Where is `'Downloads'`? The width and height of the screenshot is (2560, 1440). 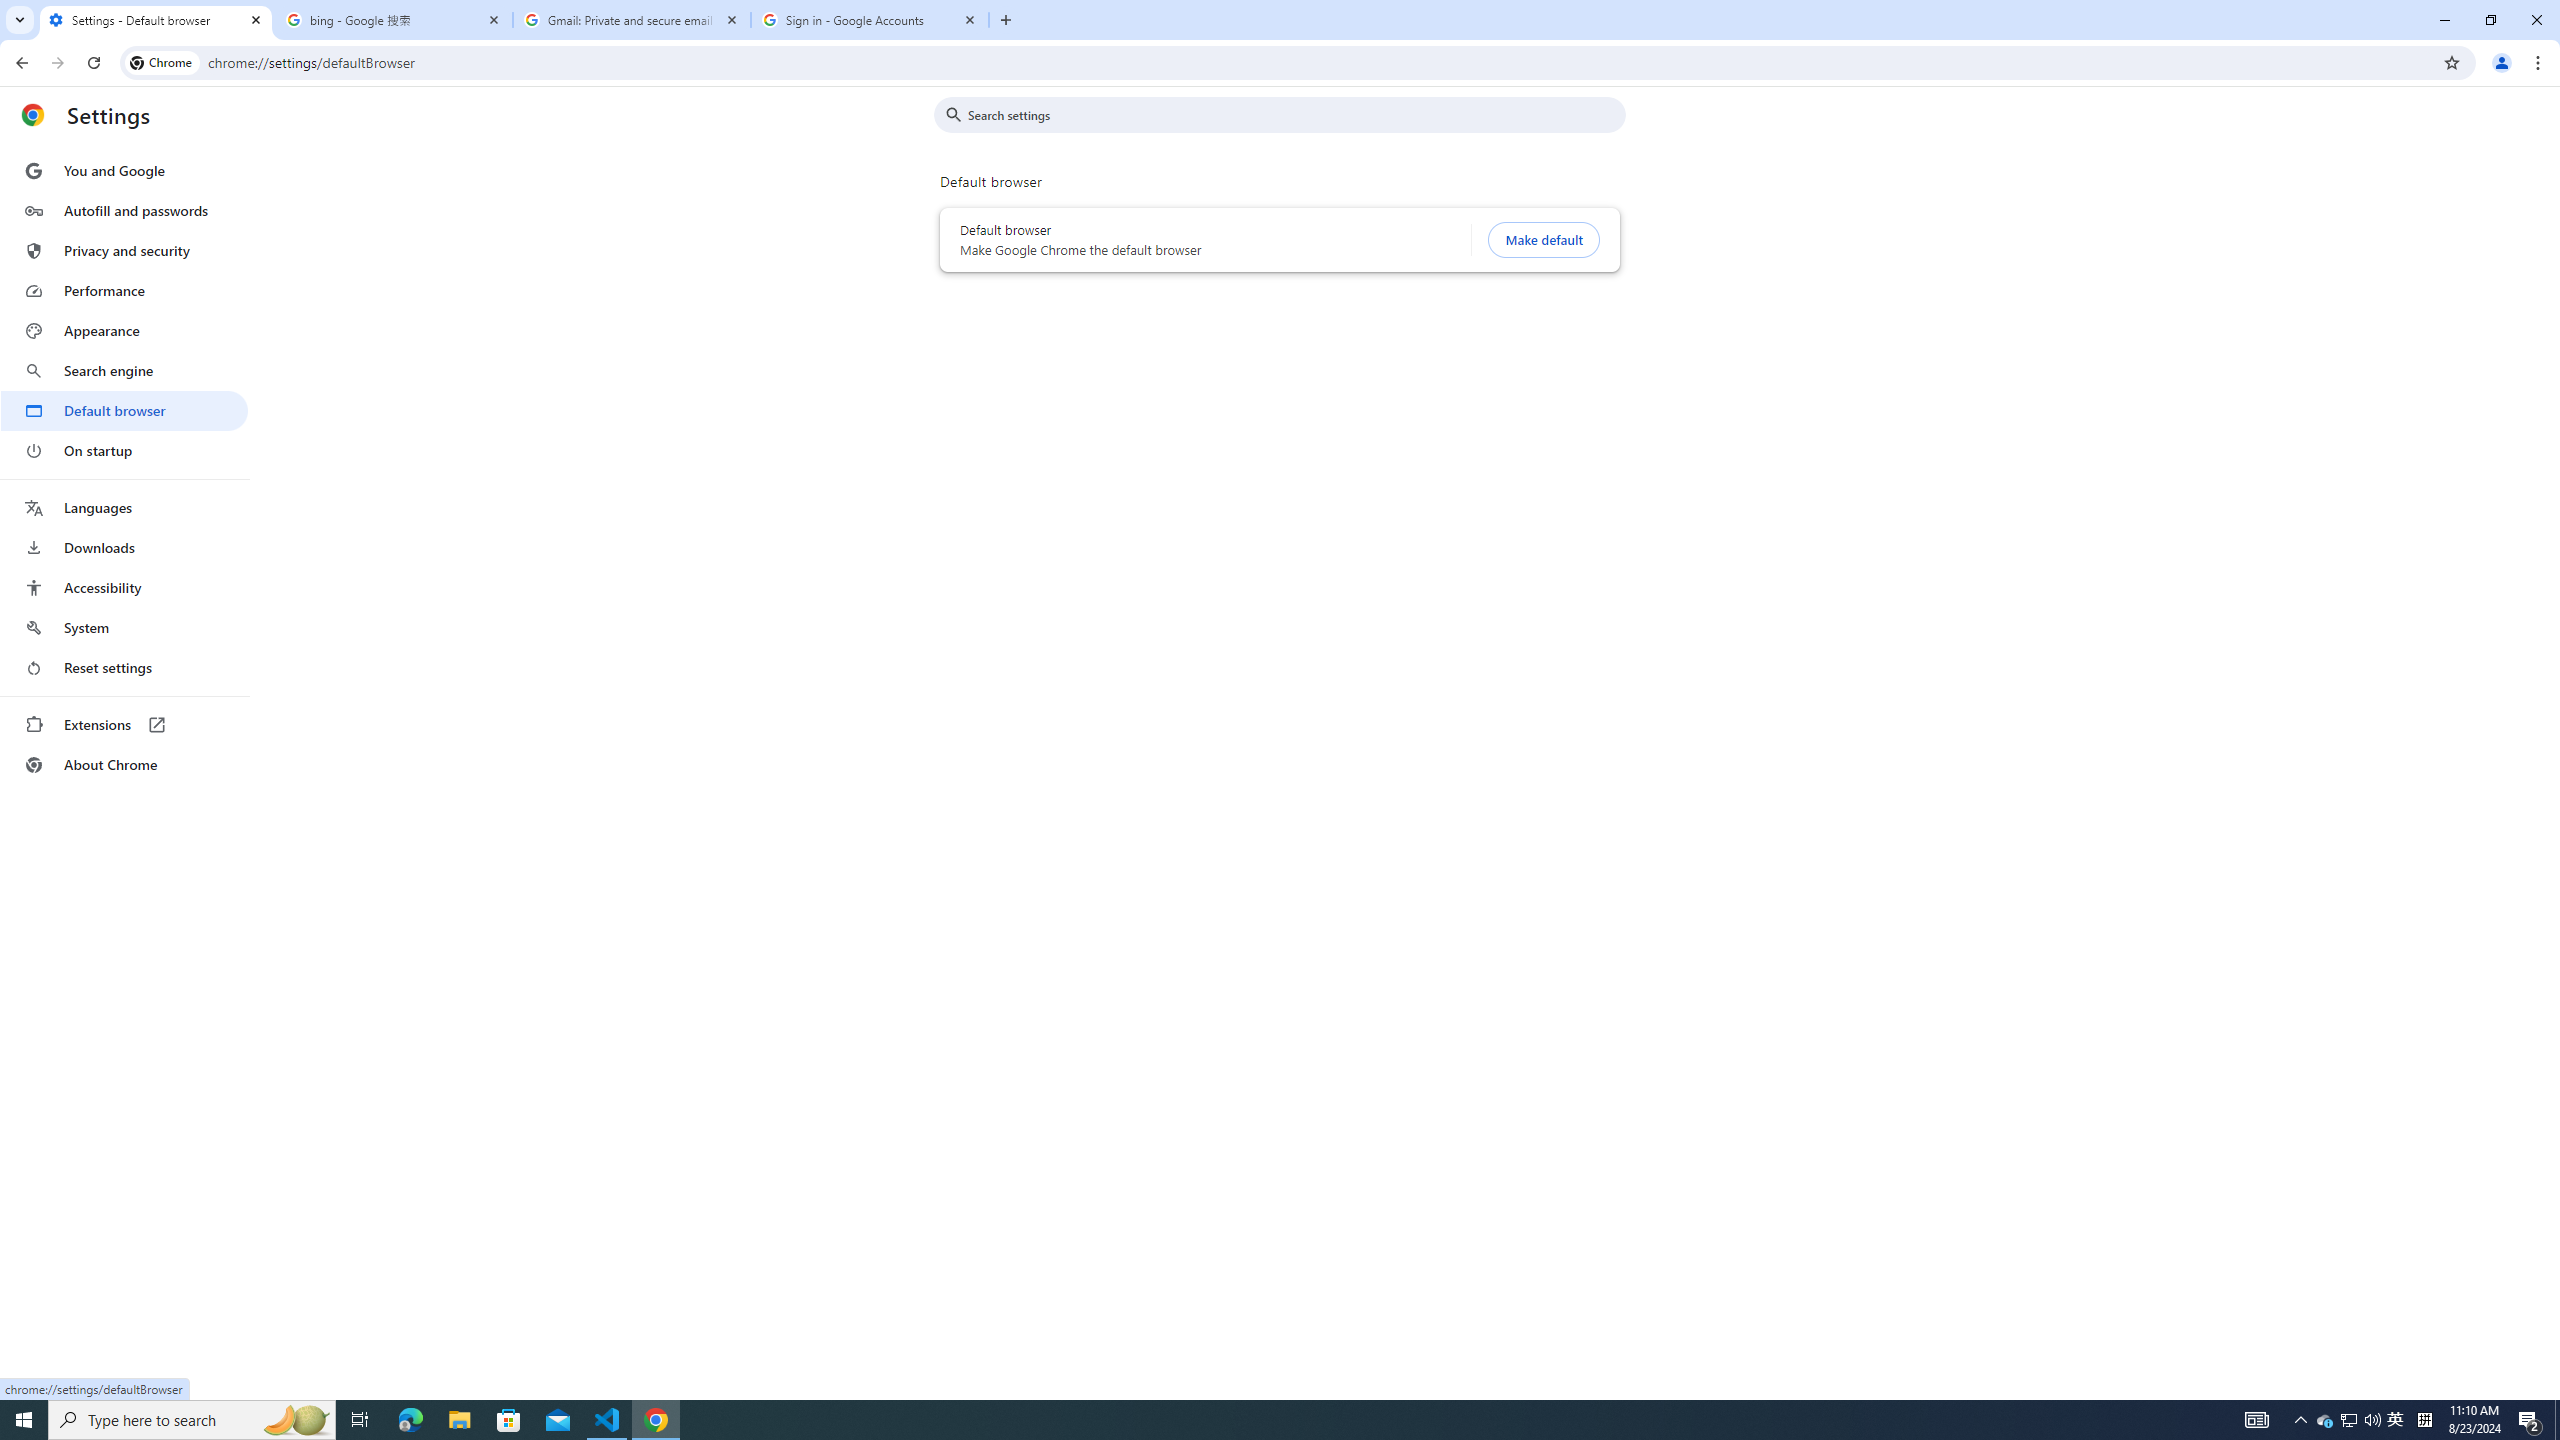 'Downloads' is located at coordinates (123, 547).